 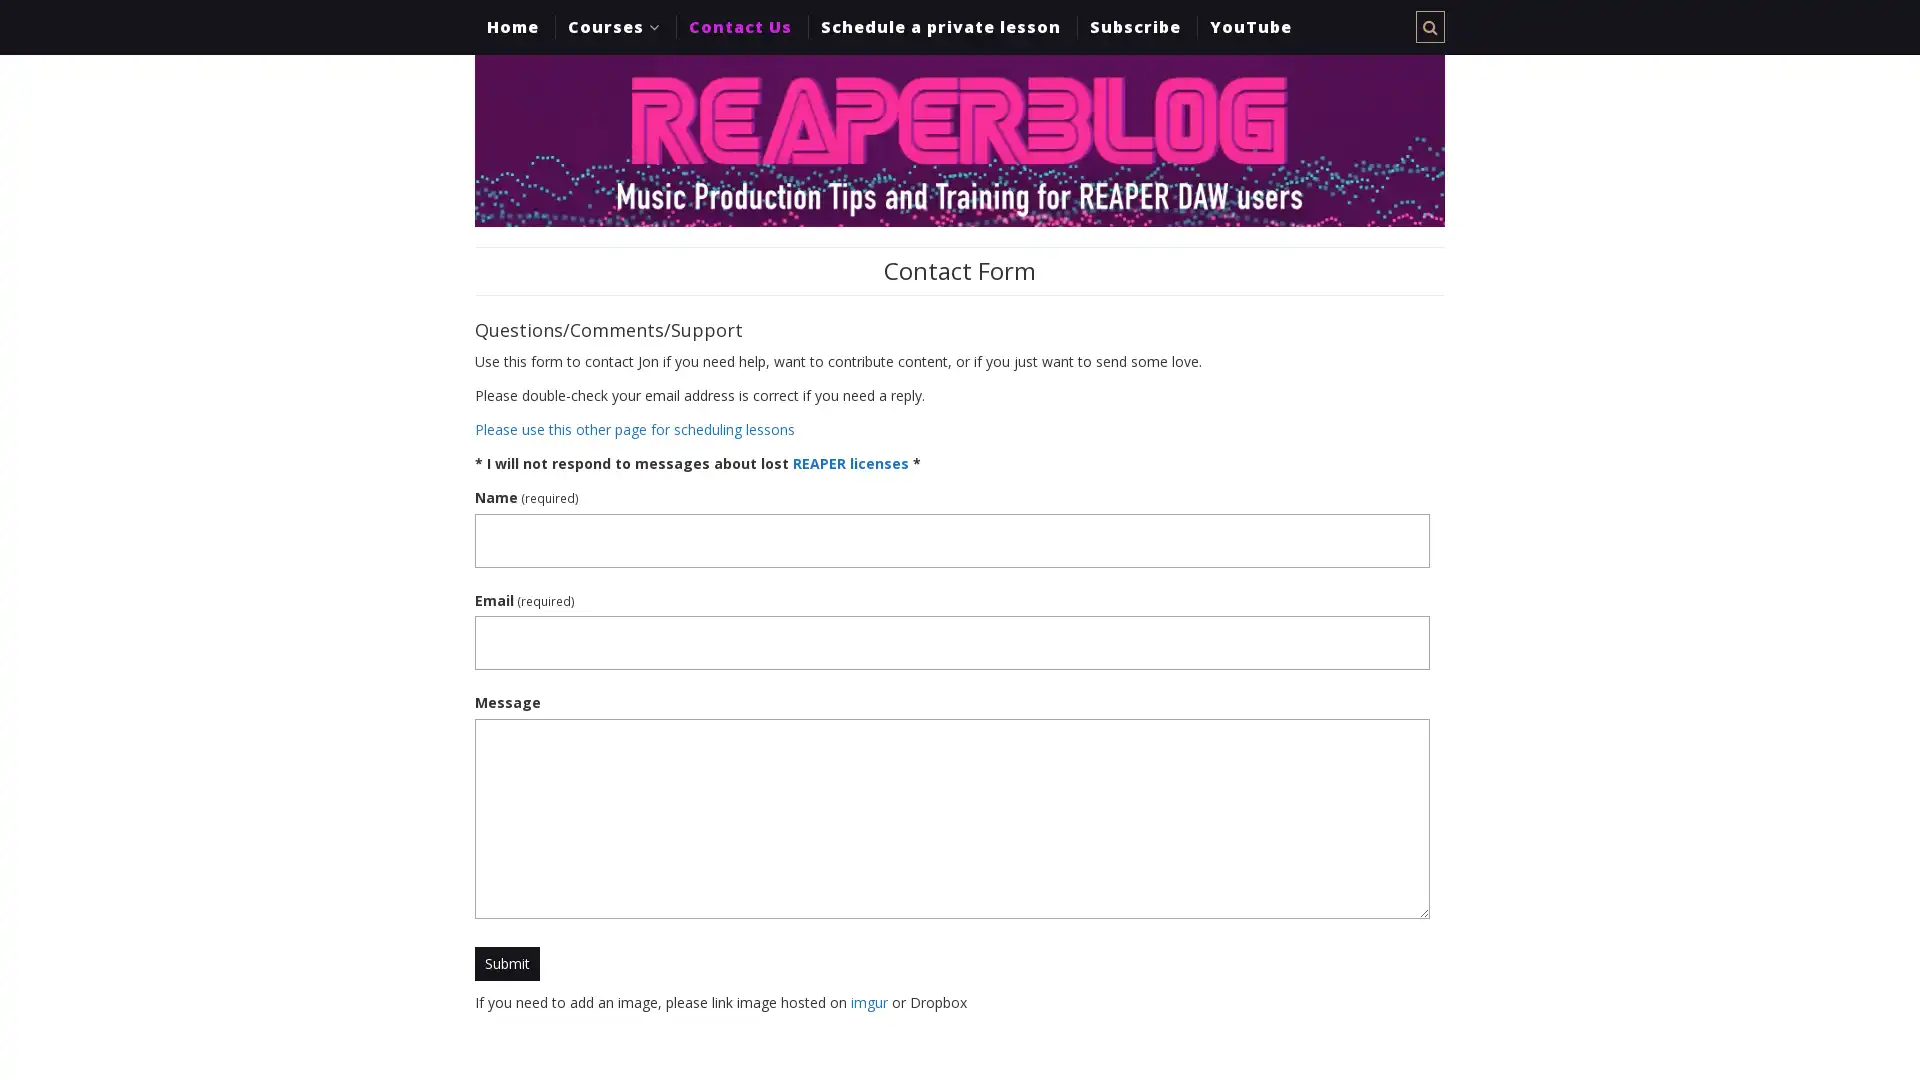 What do you see at coordinates (507, 962) in the screenshot?
I see `Submit` at bounding box center [507, 962].